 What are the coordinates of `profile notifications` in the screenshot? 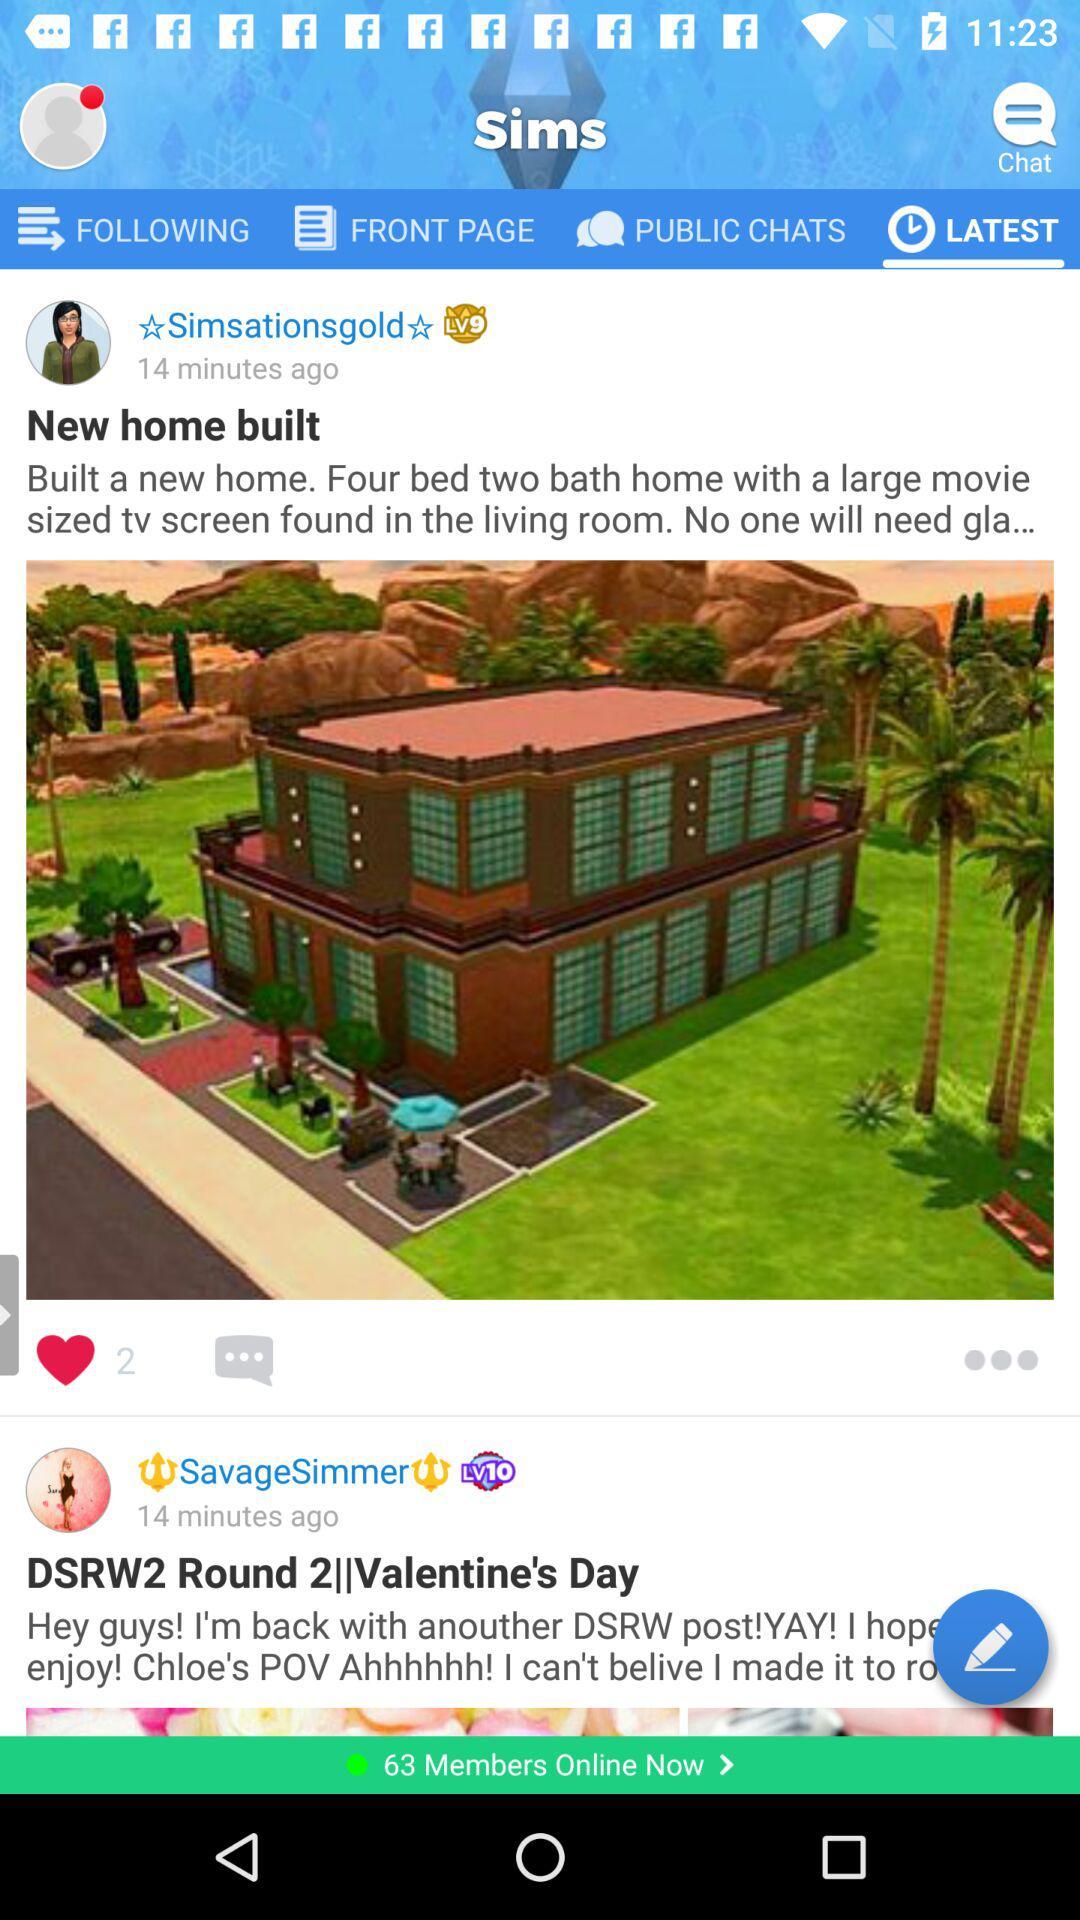 It's located at (61, 124).